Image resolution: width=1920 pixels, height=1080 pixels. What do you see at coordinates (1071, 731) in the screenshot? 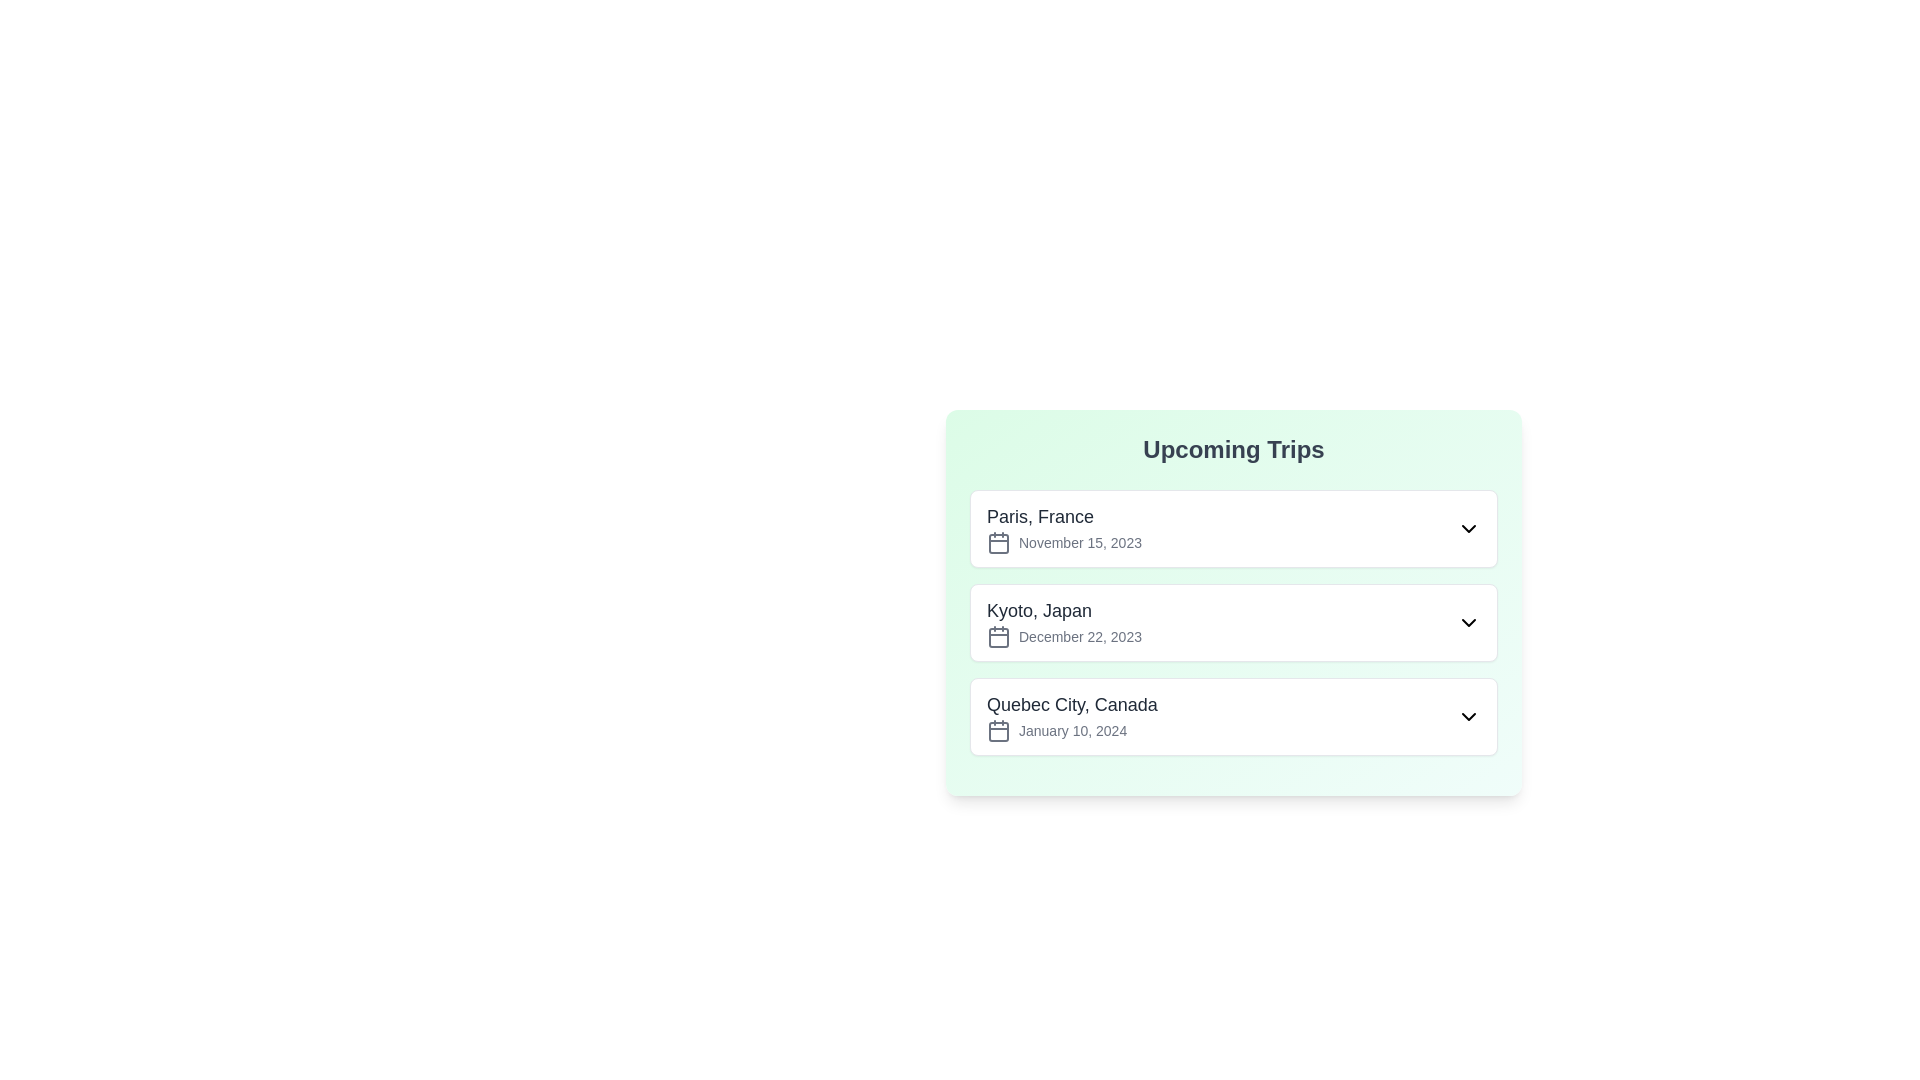
I see `the text element displaying the trip date for the 'Quebec City, Canada' entry located under the 'Upcoming Trips' section` at bounding box center [1071, 731].